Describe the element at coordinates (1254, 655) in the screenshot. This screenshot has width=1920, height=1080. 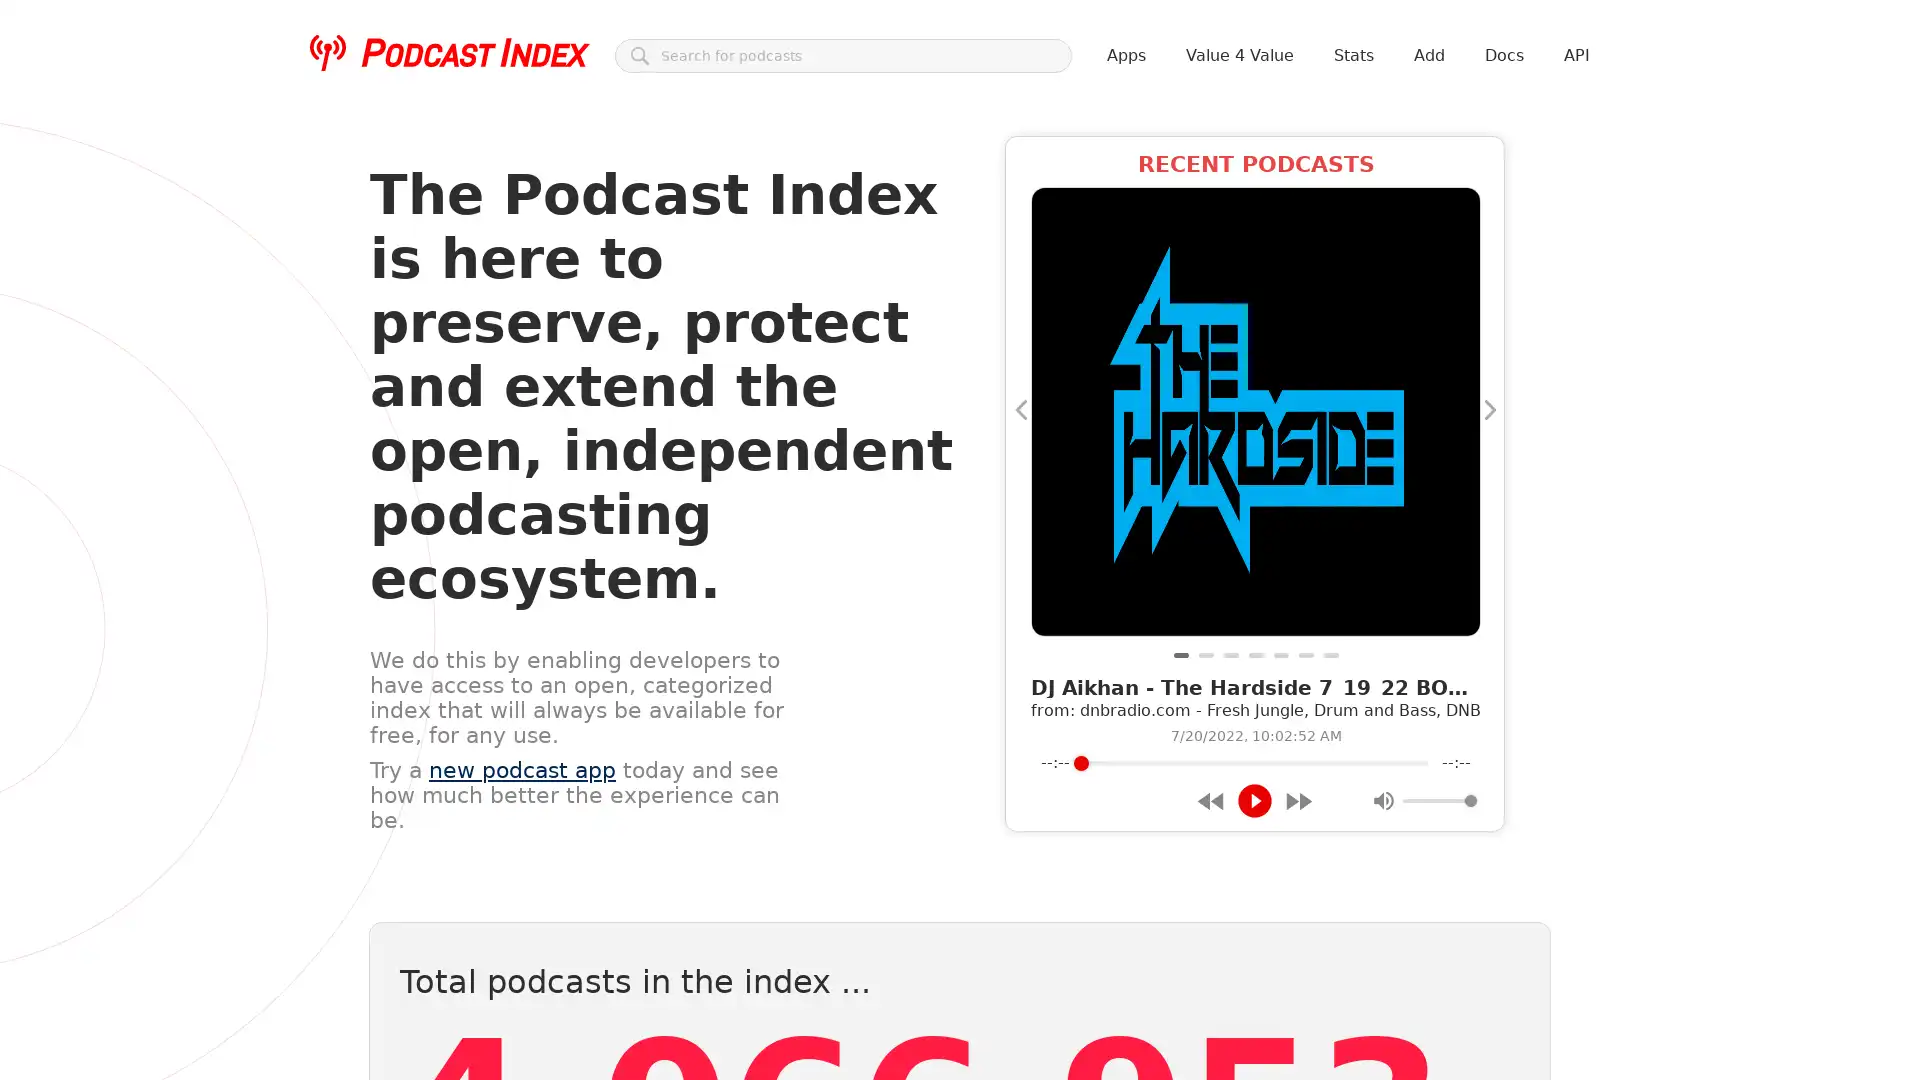
I see `Highkili, pa' esto nos pagan!` at that location.